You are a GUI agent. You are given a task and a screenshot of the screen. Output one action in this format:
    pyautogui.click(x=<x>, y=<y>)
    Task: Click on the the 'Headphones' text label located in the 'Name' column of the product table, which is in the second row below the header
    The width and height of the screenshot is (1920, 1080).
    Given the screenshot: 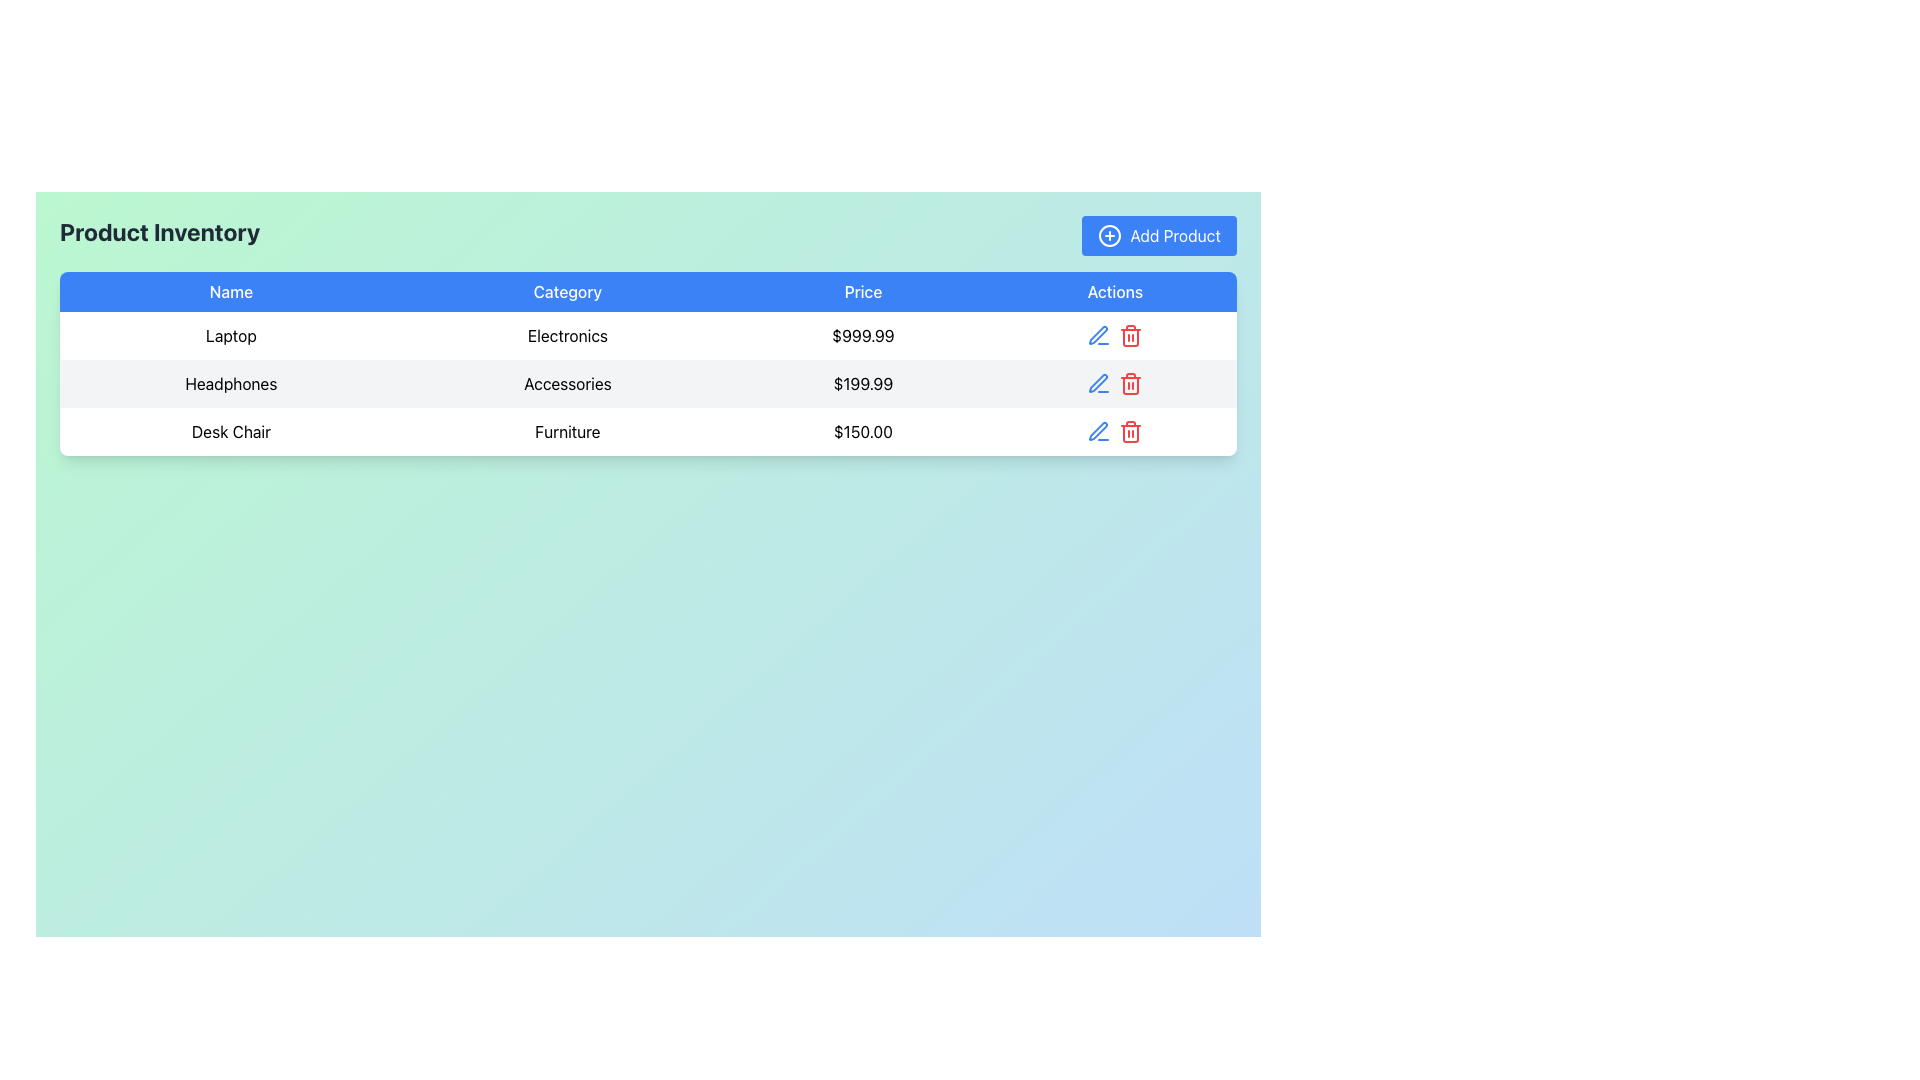 What is the action you would take?
    pyautogui.click(x=231, y=384)
    